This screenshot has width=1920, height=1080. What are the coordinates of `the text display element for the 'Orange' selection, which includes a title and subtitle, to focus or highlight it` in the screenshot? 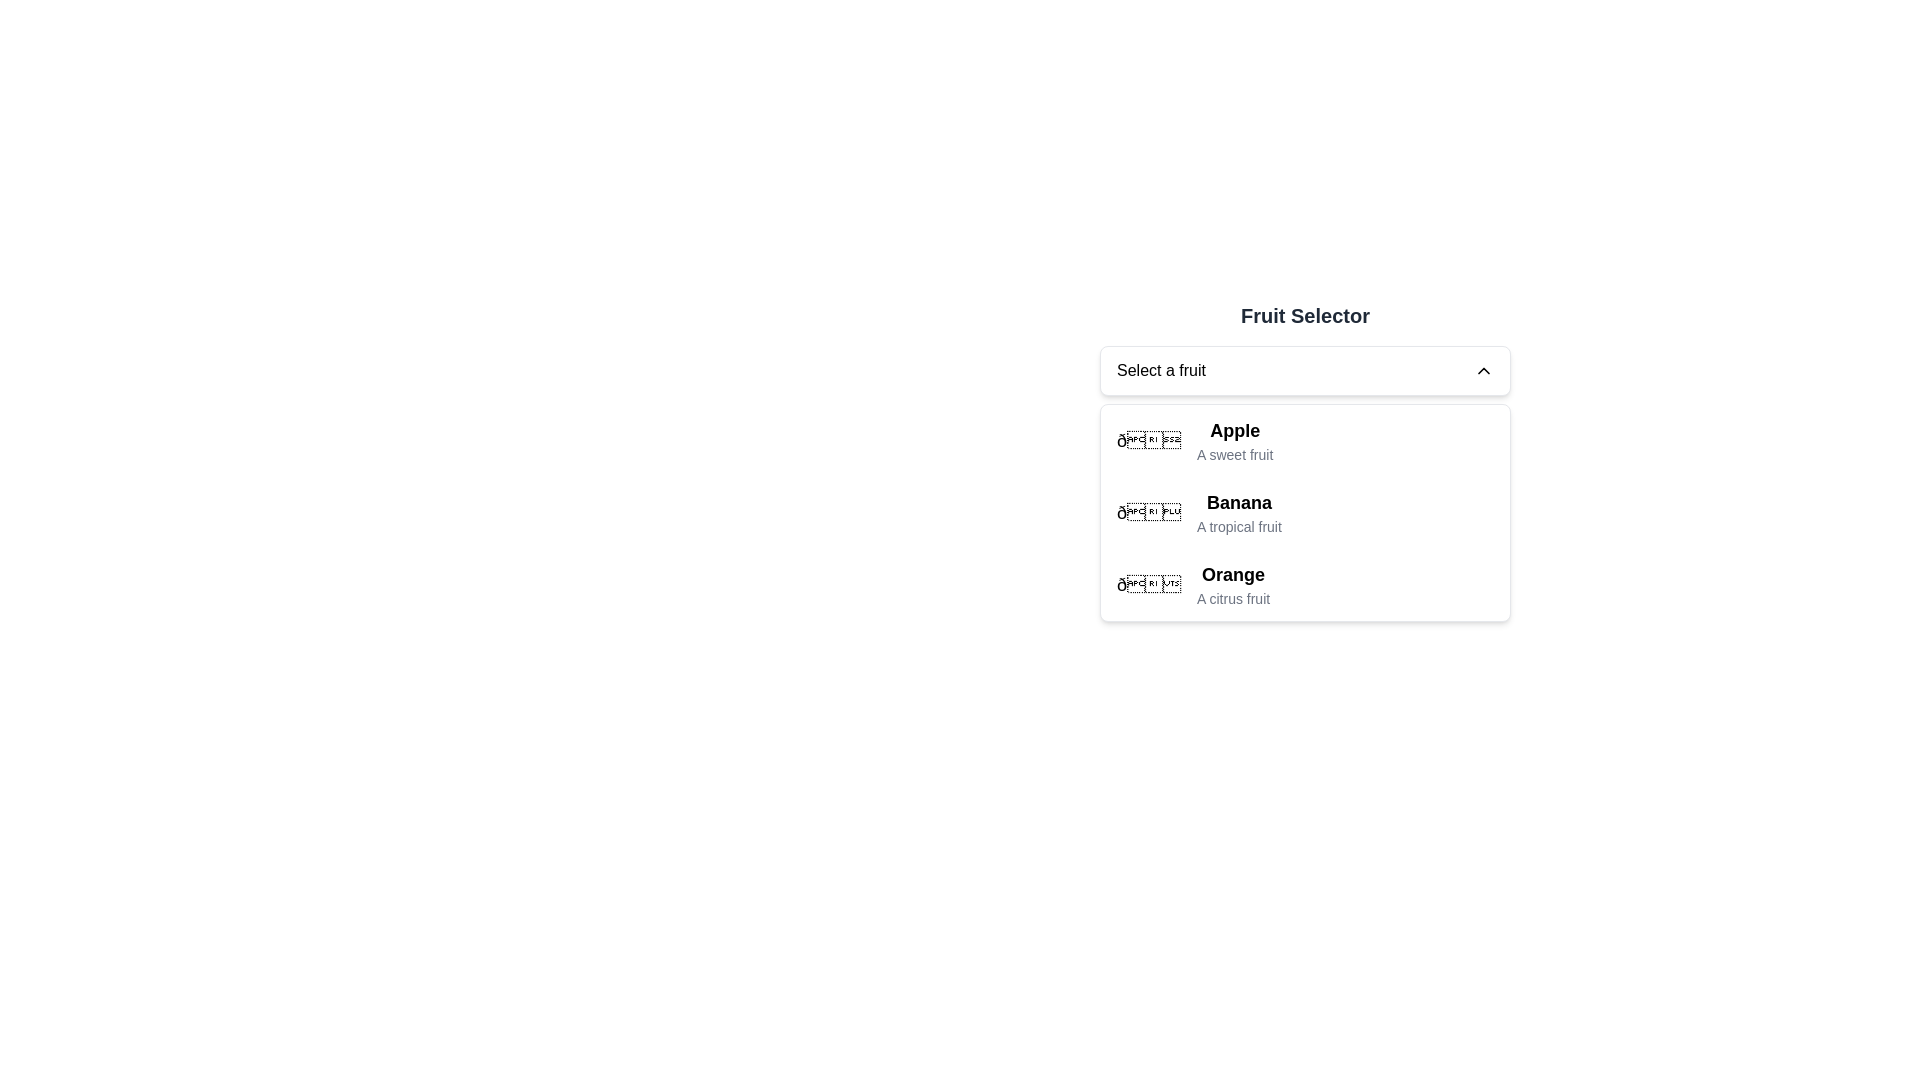 It's located at (1232, 585).